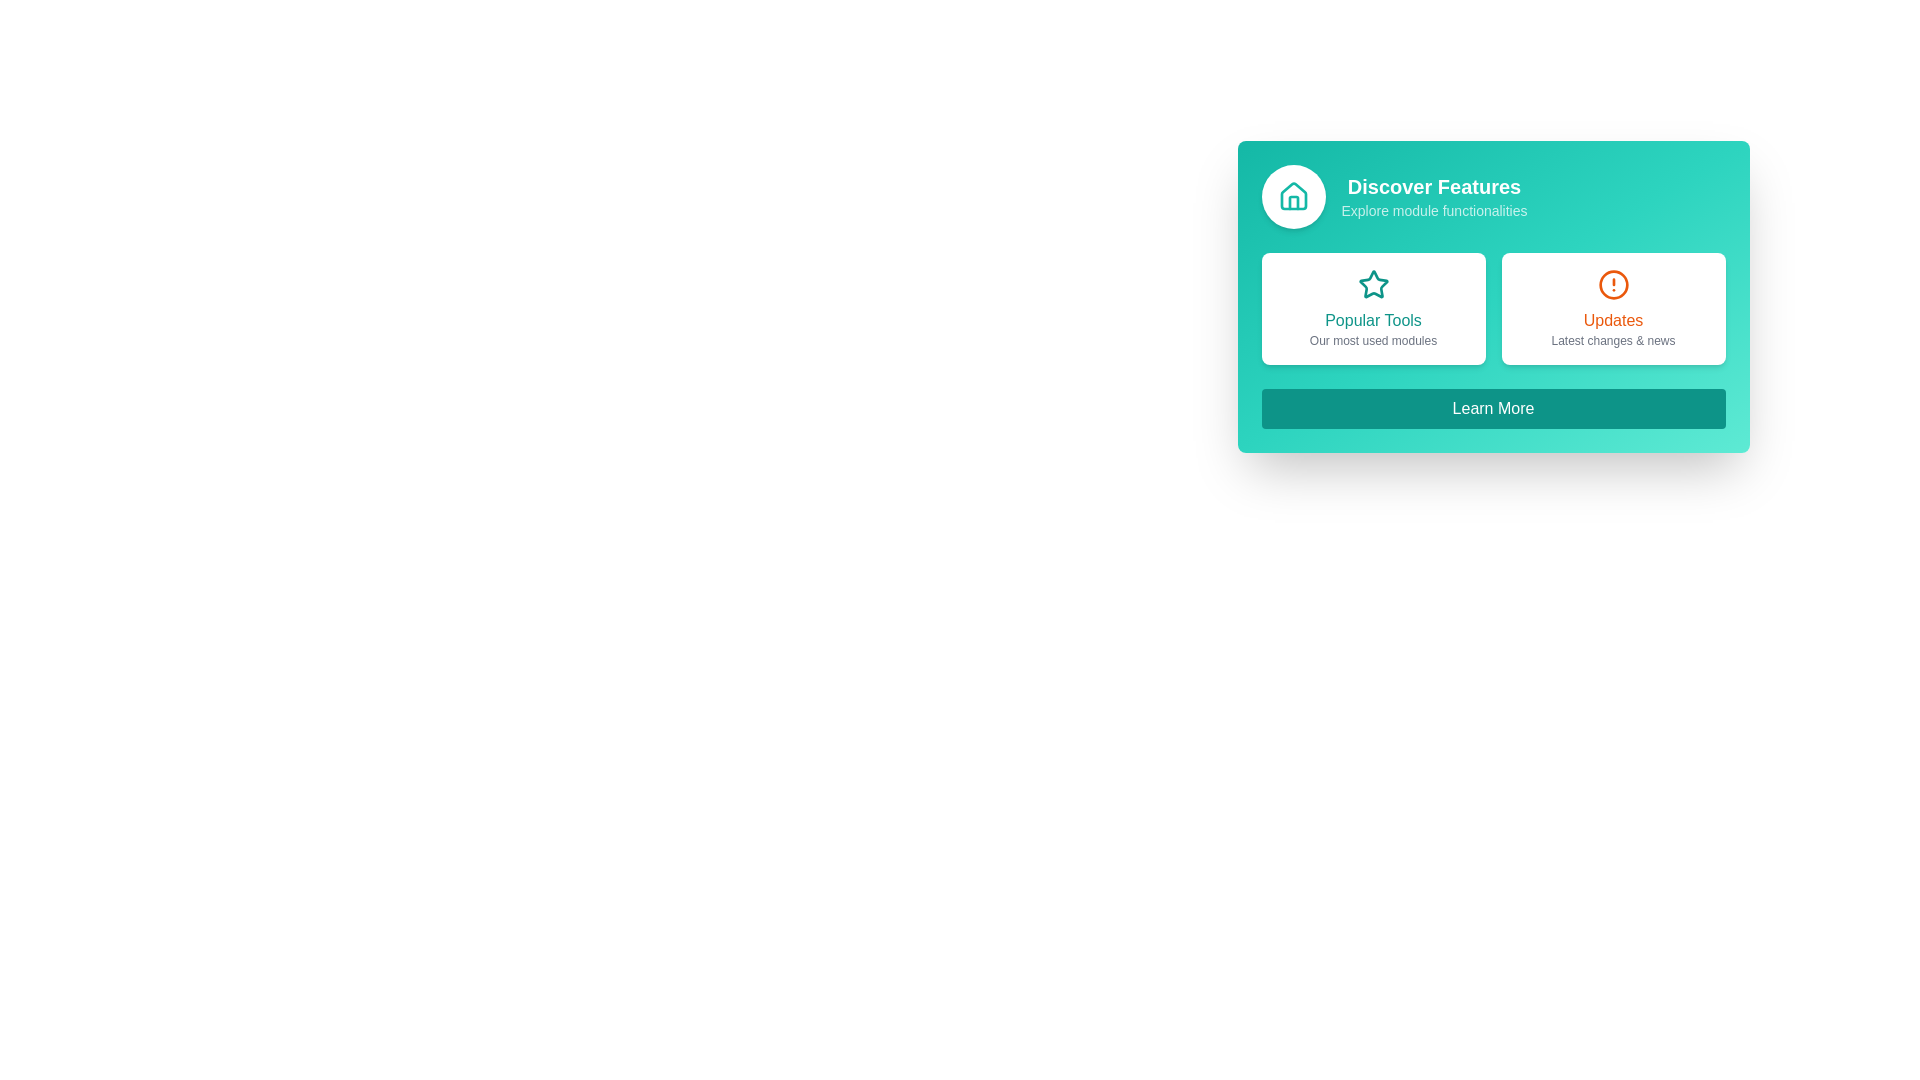 This screenshot has height=1080, width=1920. Describe the element at coordinates (1493, 407) in the screenshot. I see `the 'Learn More' button with a teal background` at that location.